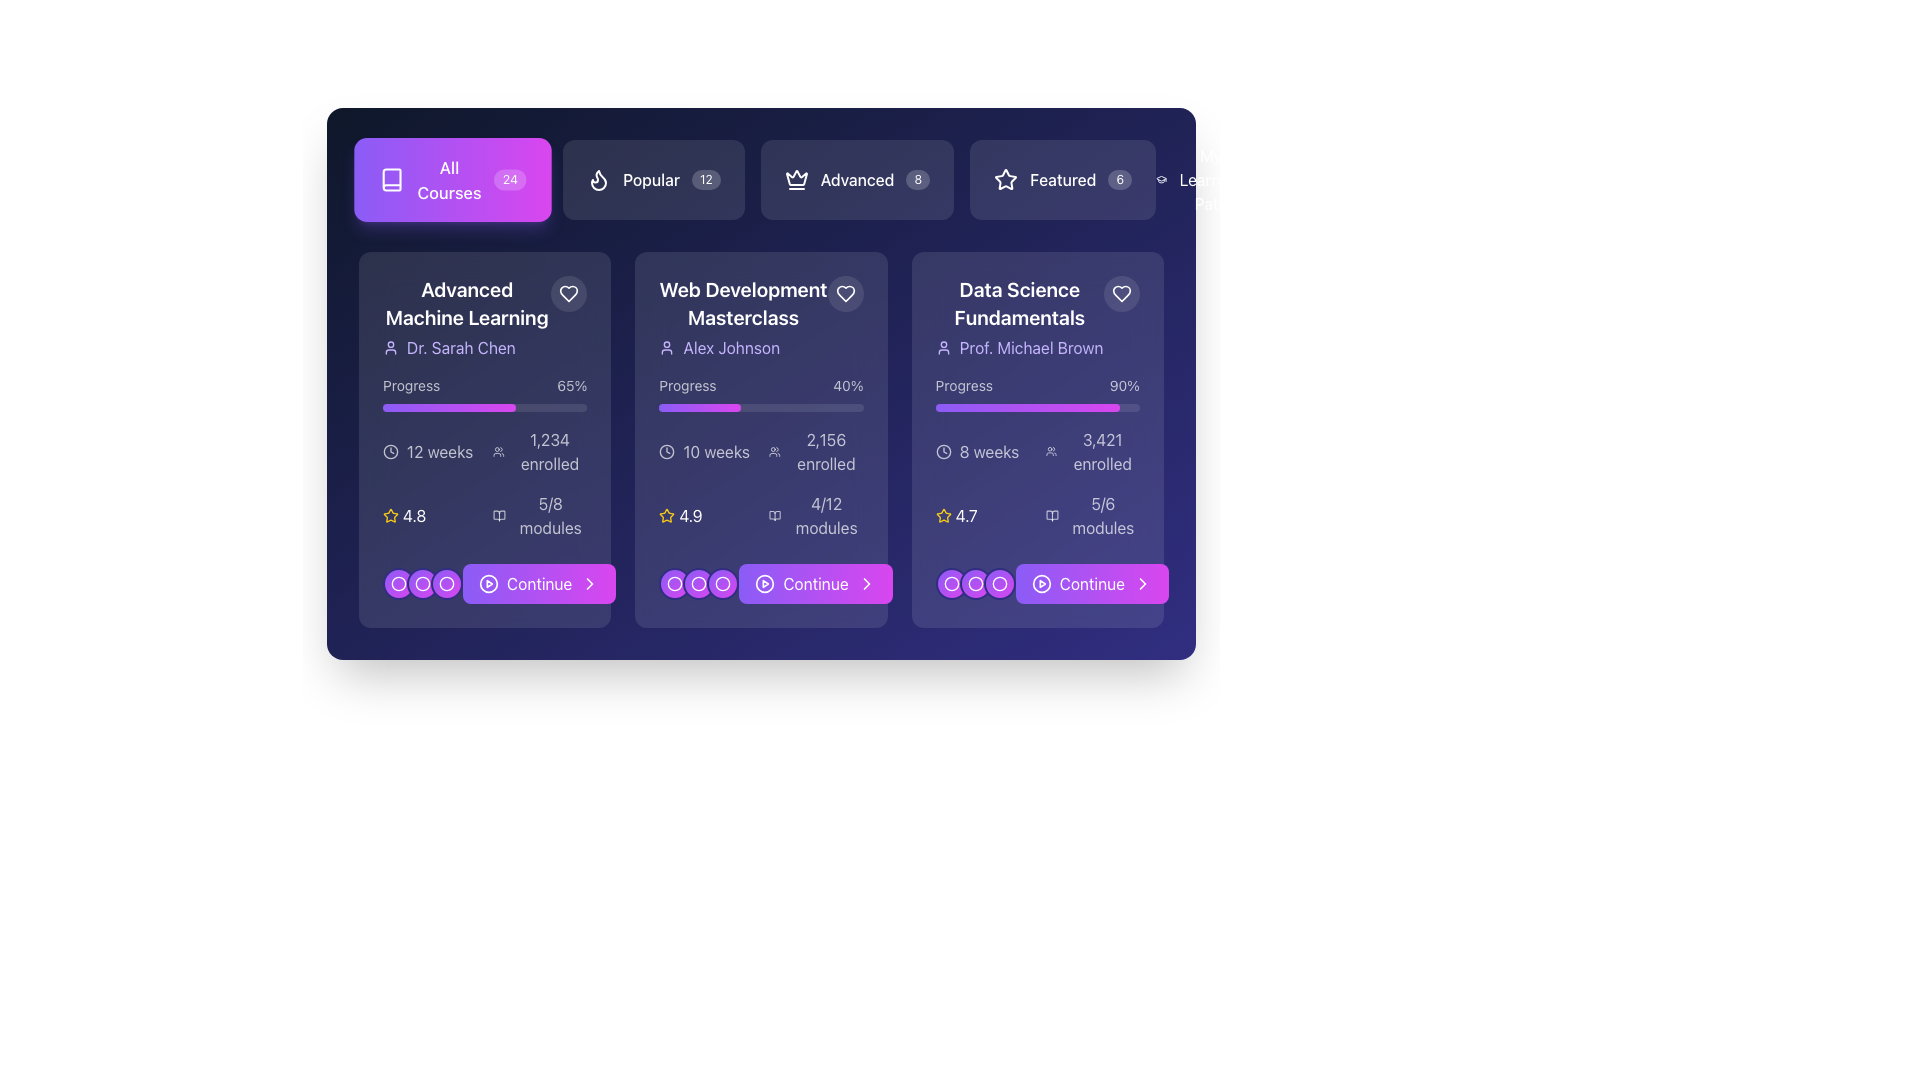 The width and height of the screenshot is (1920, 1080). I want to click on the Informational label displaying '3,421 enrolled' with a user icon, located in the rightmost card of a grid layout, positioned below '8 weeks' and above '4.7', so click(1091, 451).